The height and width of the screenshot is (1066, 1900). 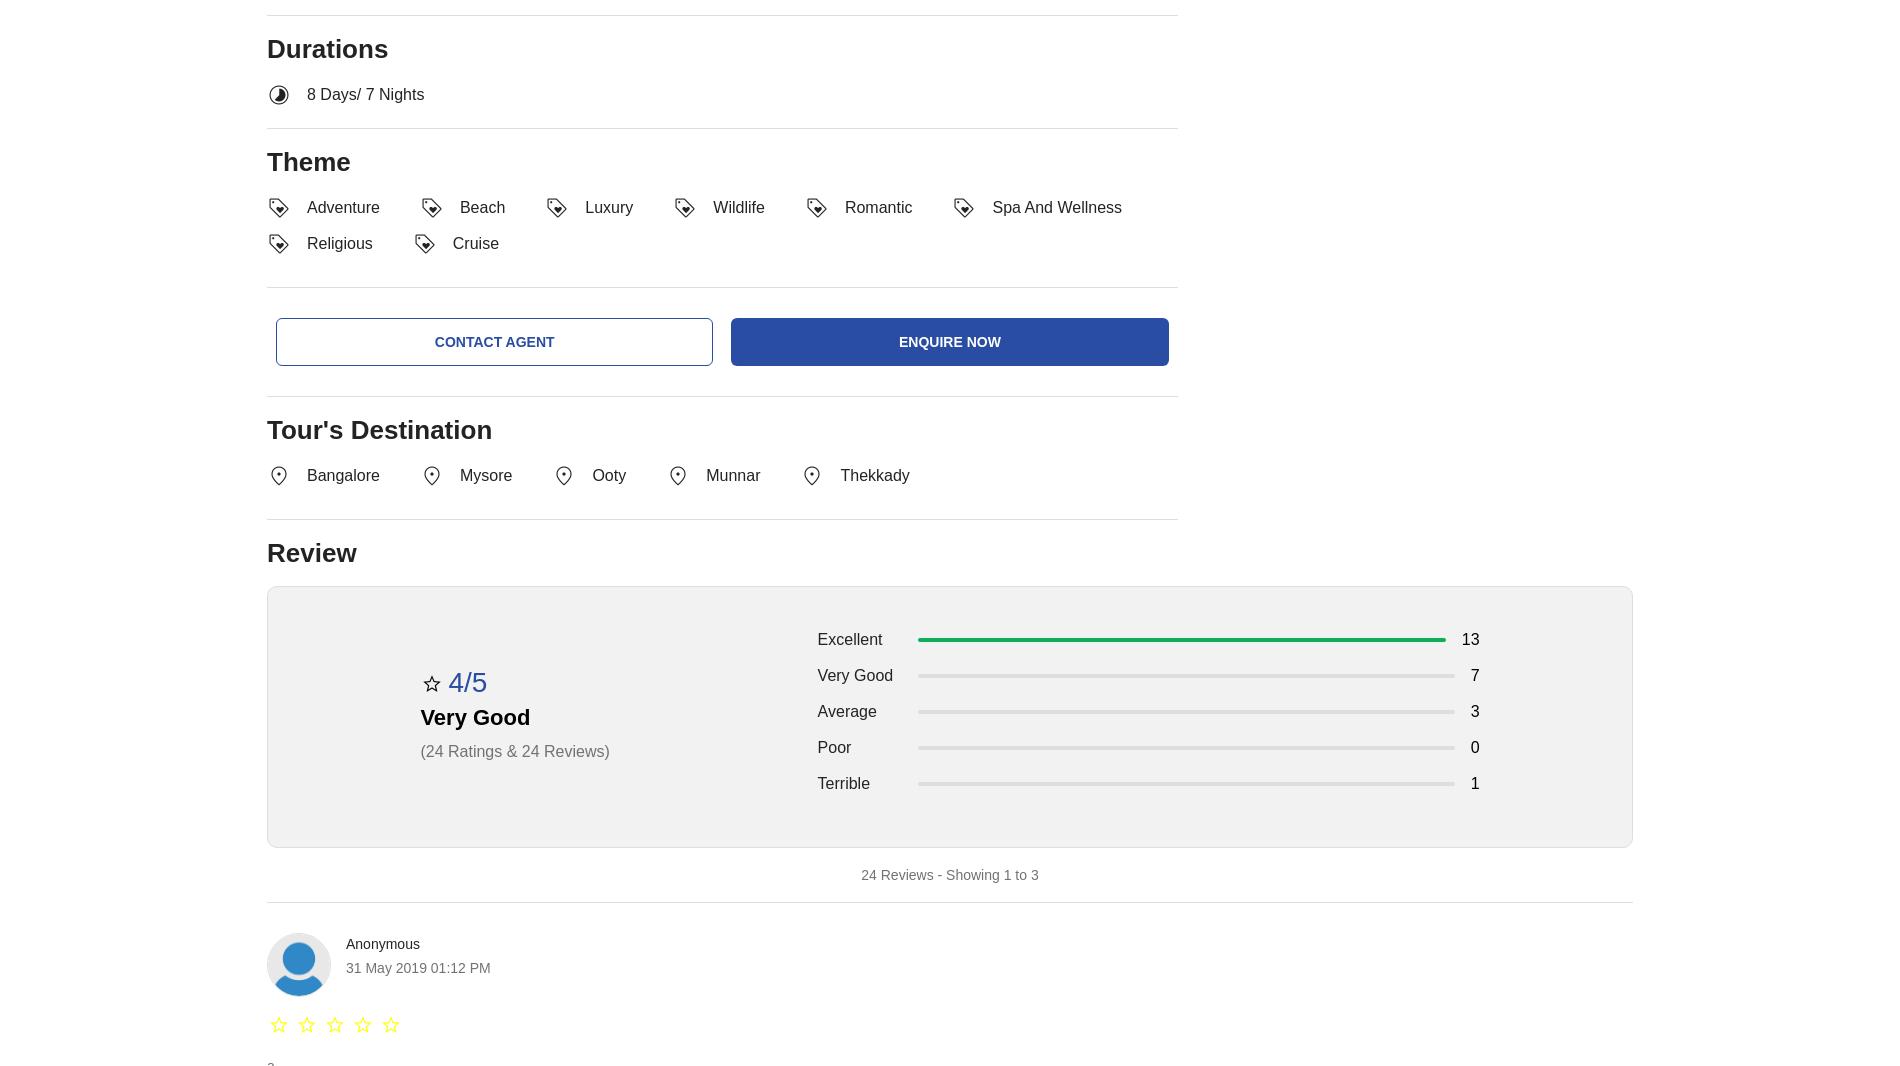 I want to click on '1', so click(x=1474, y=782).